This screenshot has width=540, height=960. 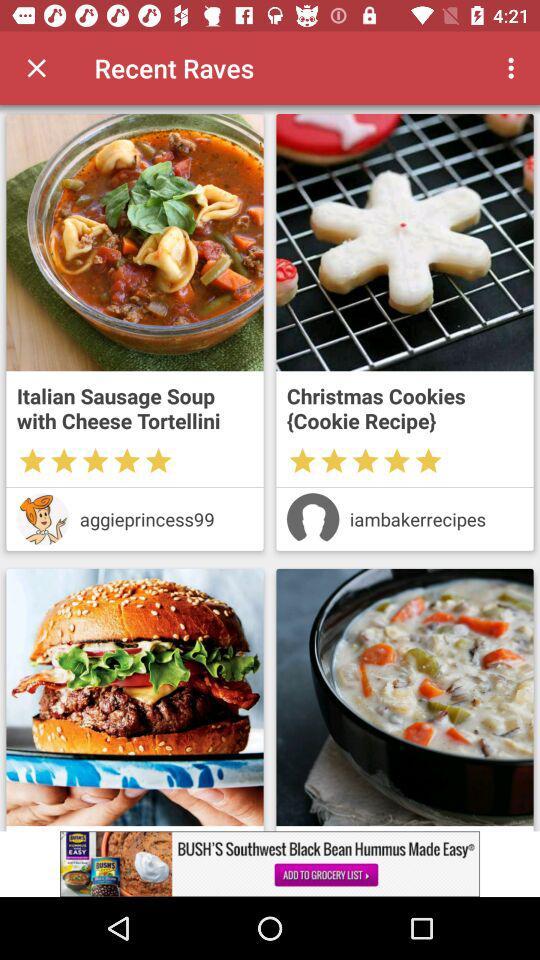 I want to click on for recipe details, so click(x=405, y=697).